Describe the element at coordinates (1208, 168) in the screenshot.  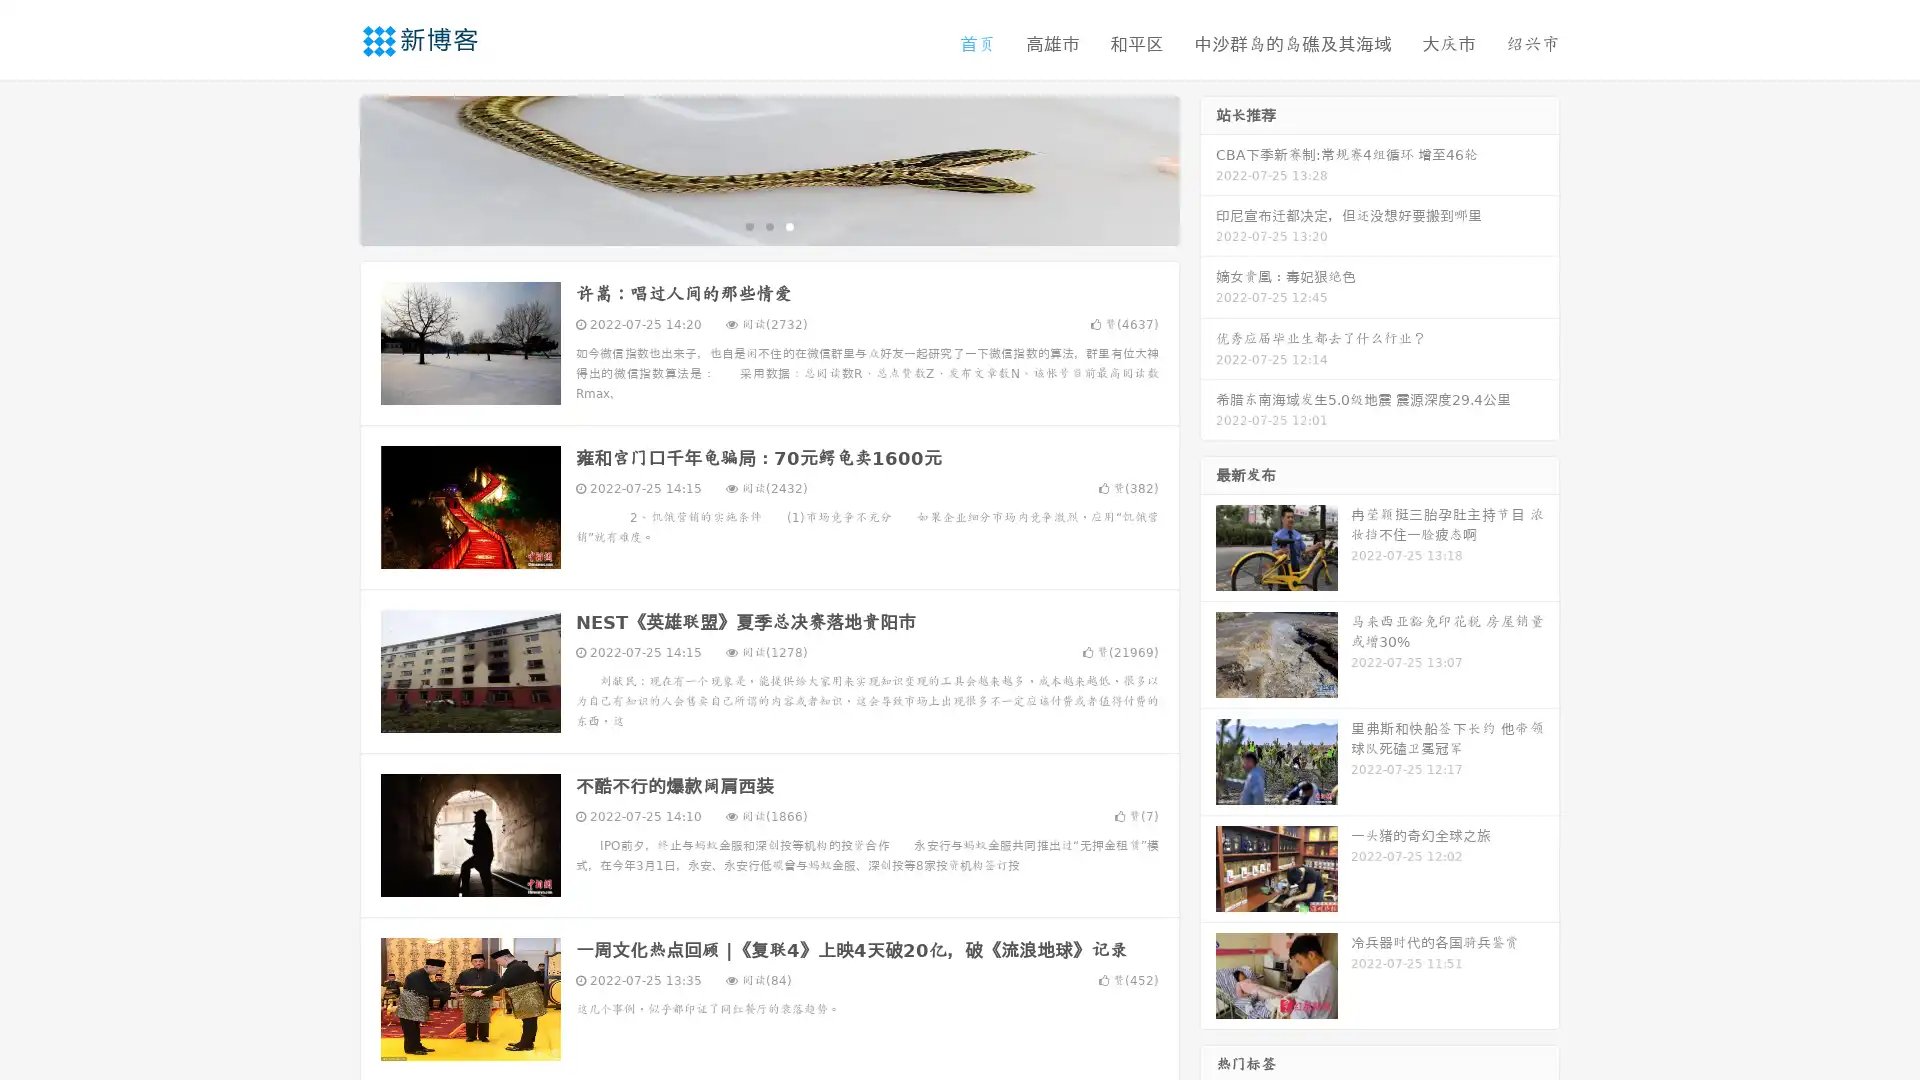
I see `Next slide` at that location.